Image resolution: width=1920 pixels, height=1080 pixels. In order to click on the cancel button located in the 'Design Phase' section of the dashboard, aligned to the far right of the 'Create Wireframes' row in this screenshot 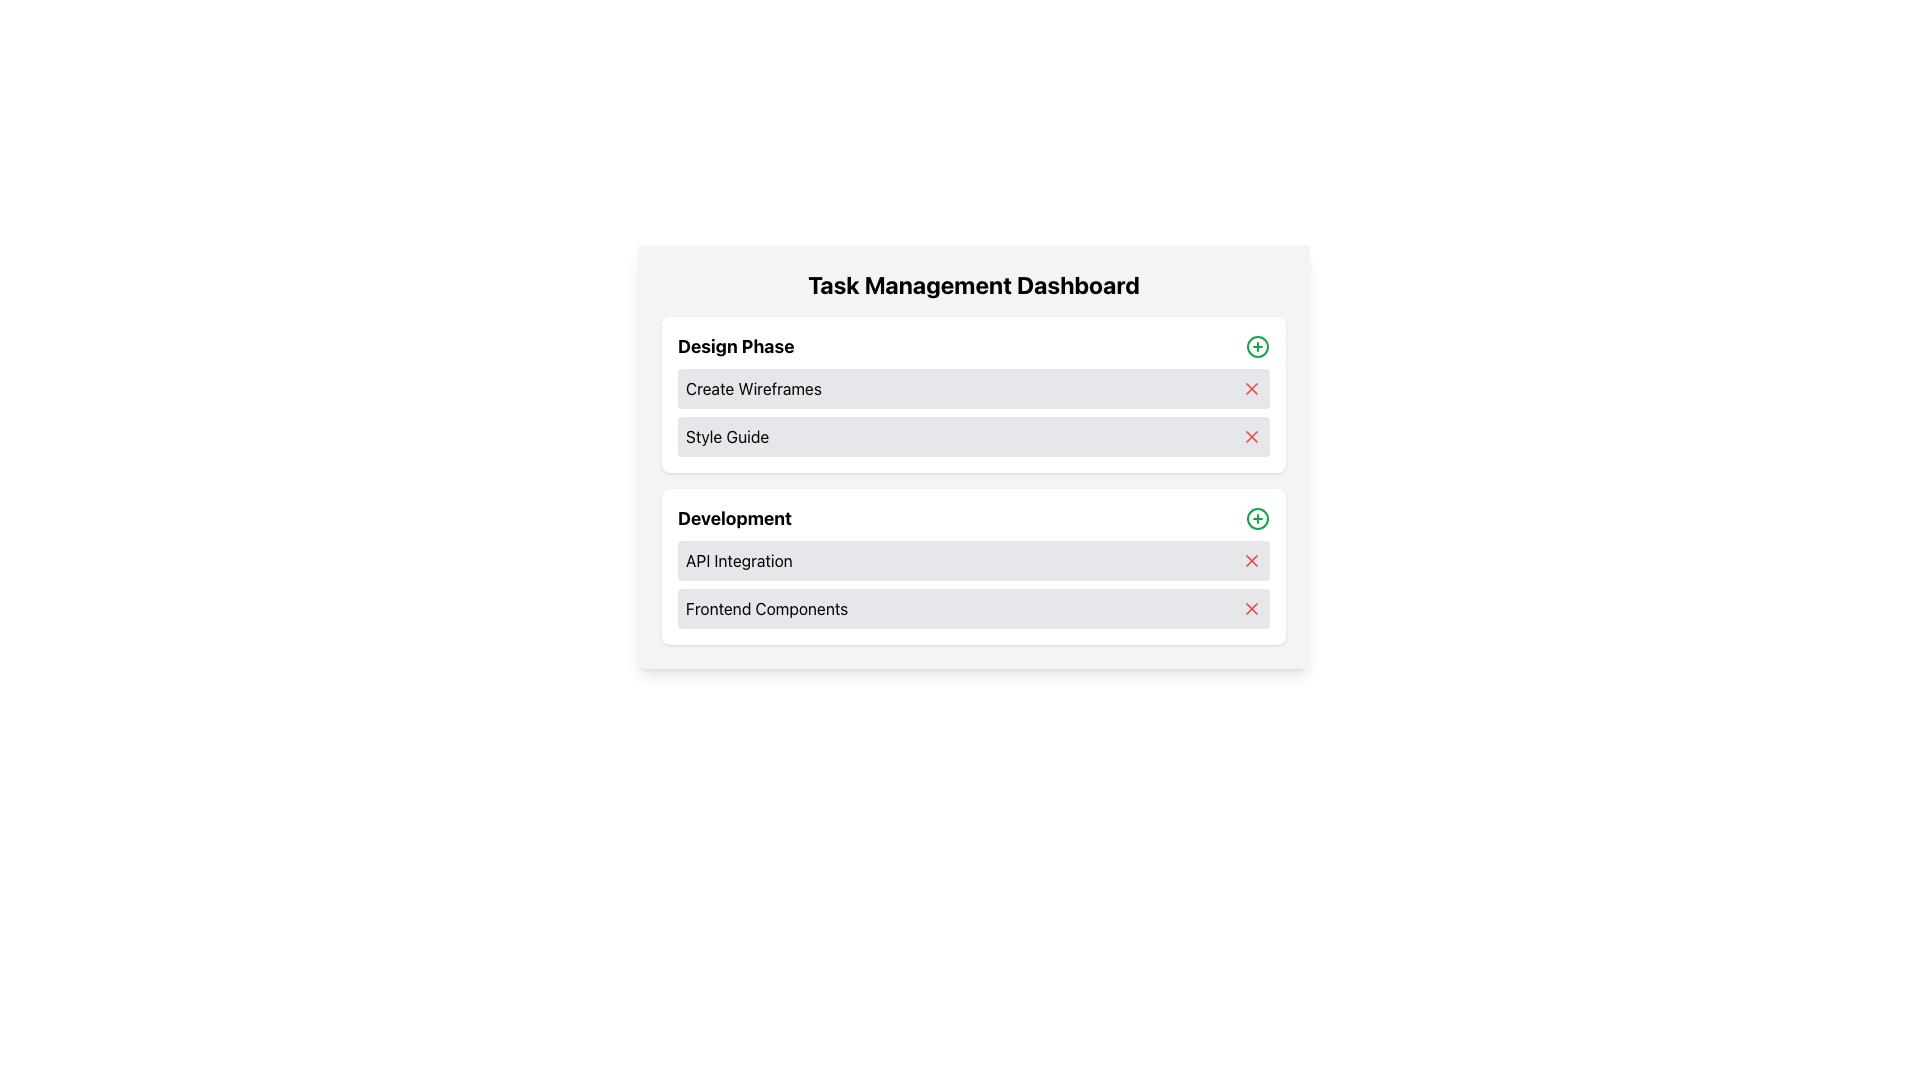, I will do `click(1251, 389)`.